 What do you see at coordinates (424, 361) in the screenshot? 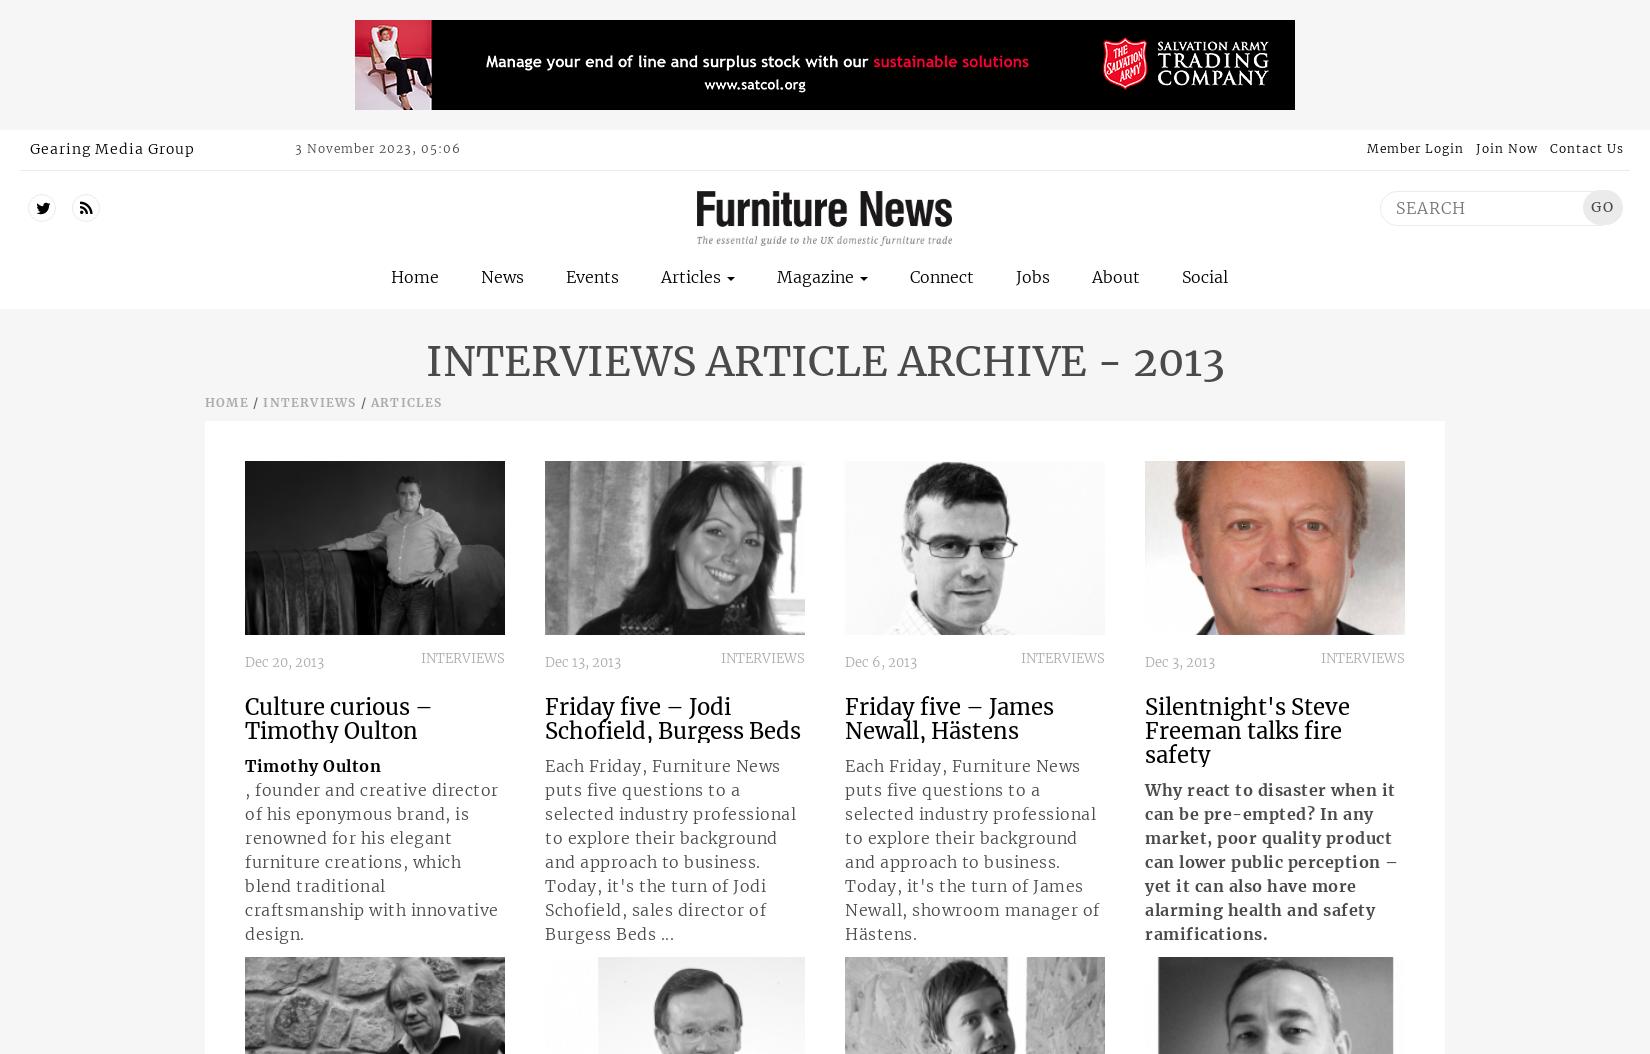
I see `'Interviews Article Archive - 2013'` at bounding box center [424, 361].